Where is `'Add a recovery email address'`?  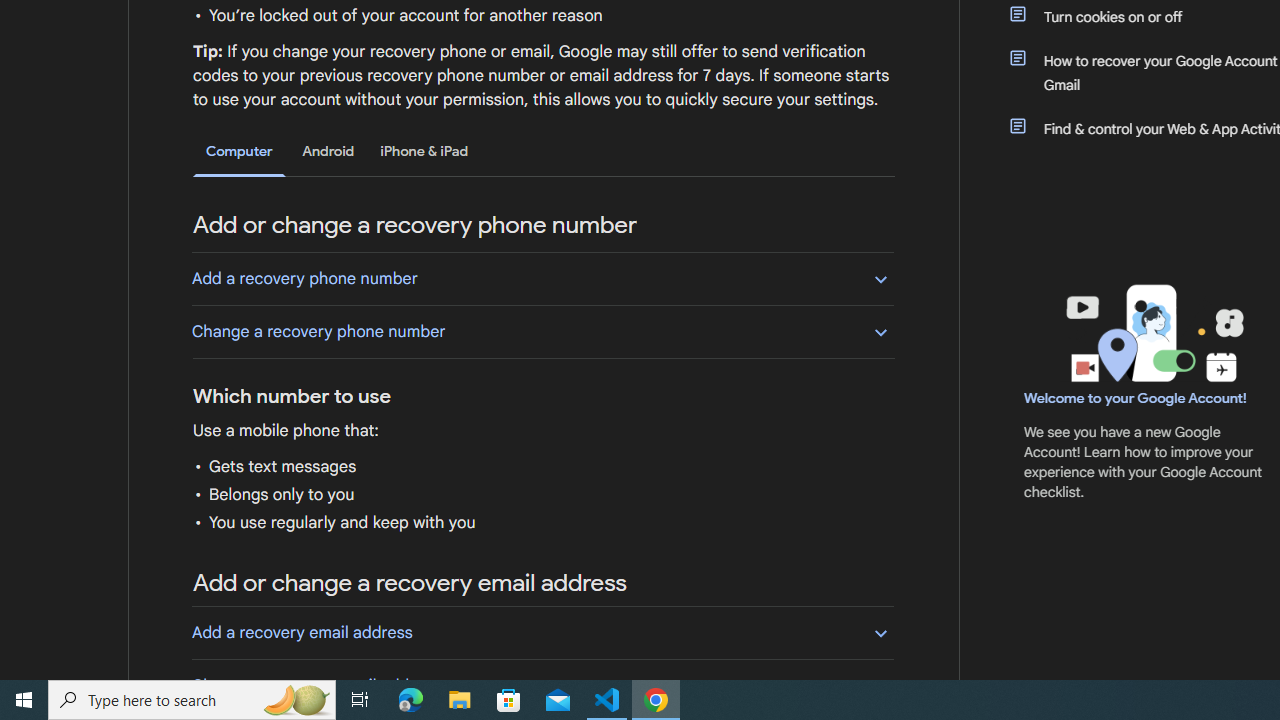 'Add a recovery email address' is located at coordinates (542, 632).